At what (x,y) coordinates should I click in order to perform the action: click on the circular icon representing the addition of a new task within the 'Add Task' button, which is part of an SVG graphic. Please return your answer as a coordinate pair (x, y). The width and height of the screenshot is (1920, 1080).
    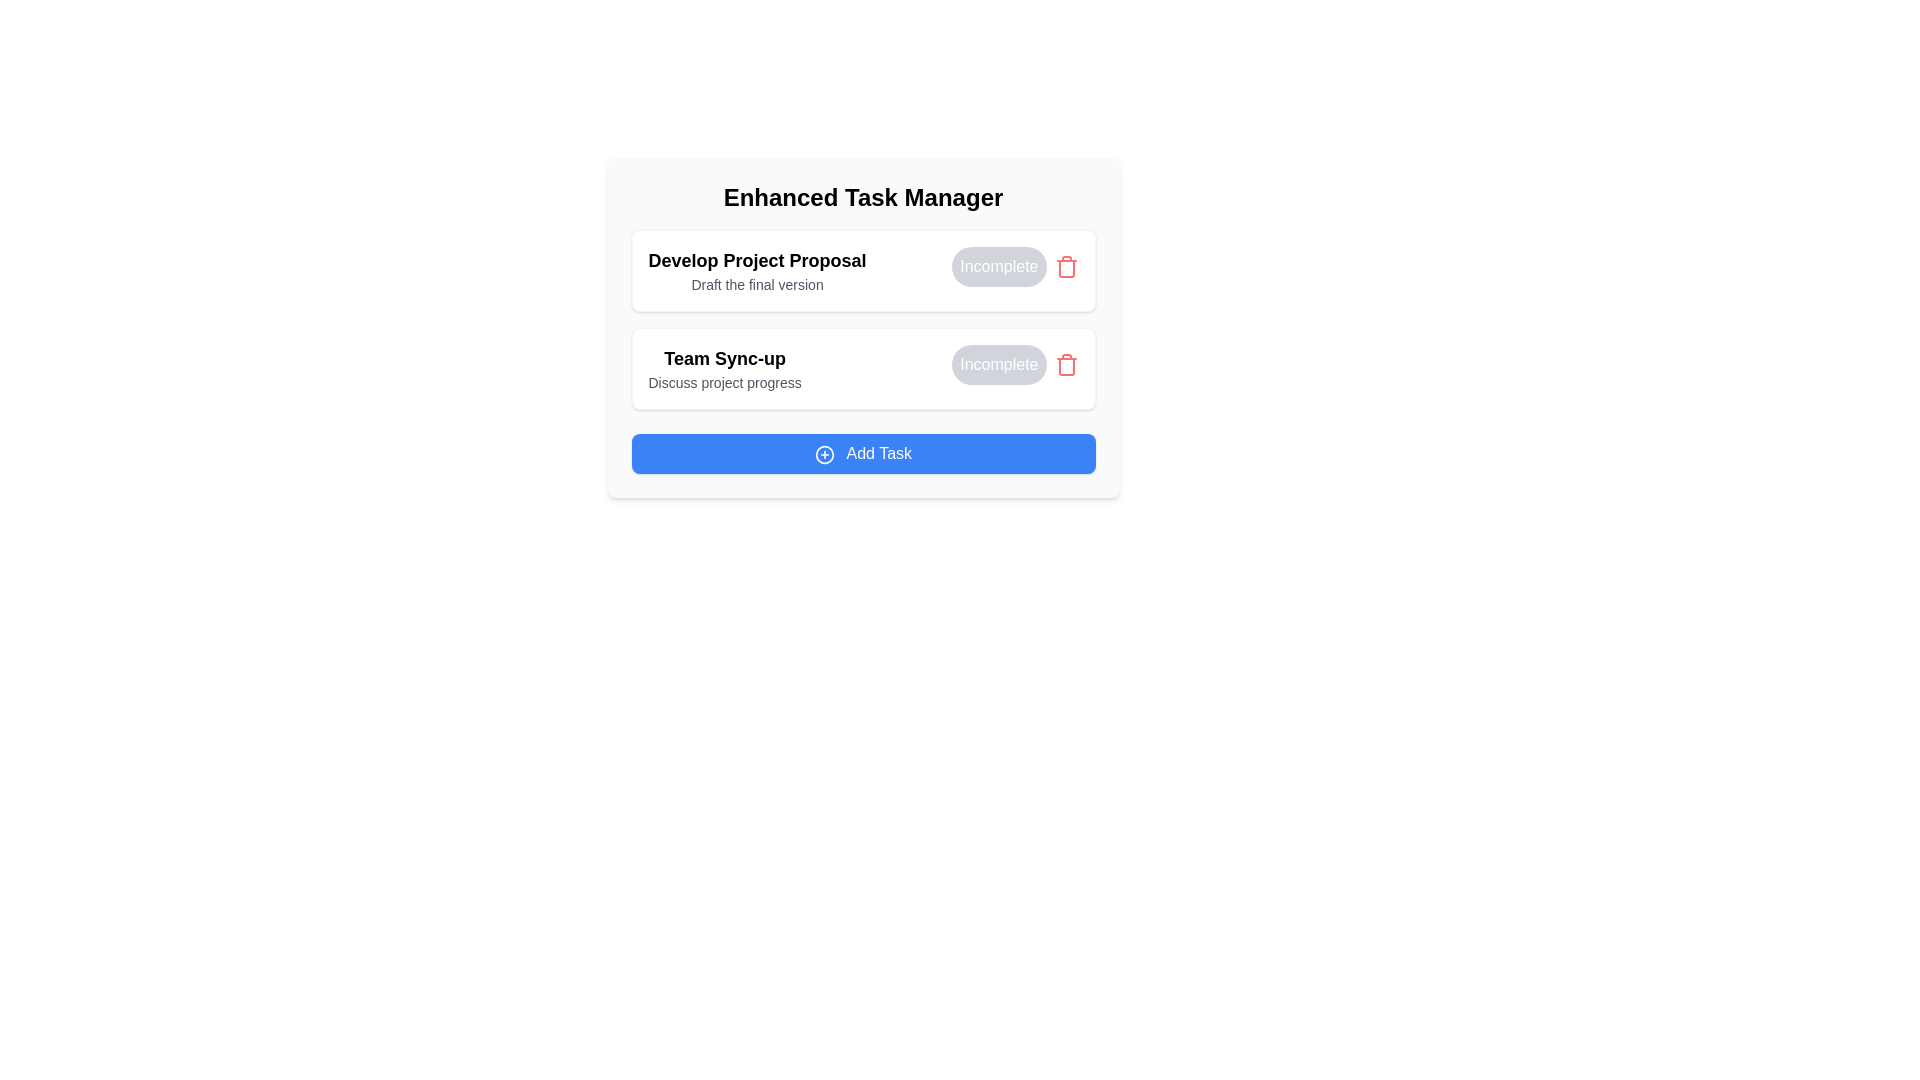
    Looking at the image, I should click on (825, 454).